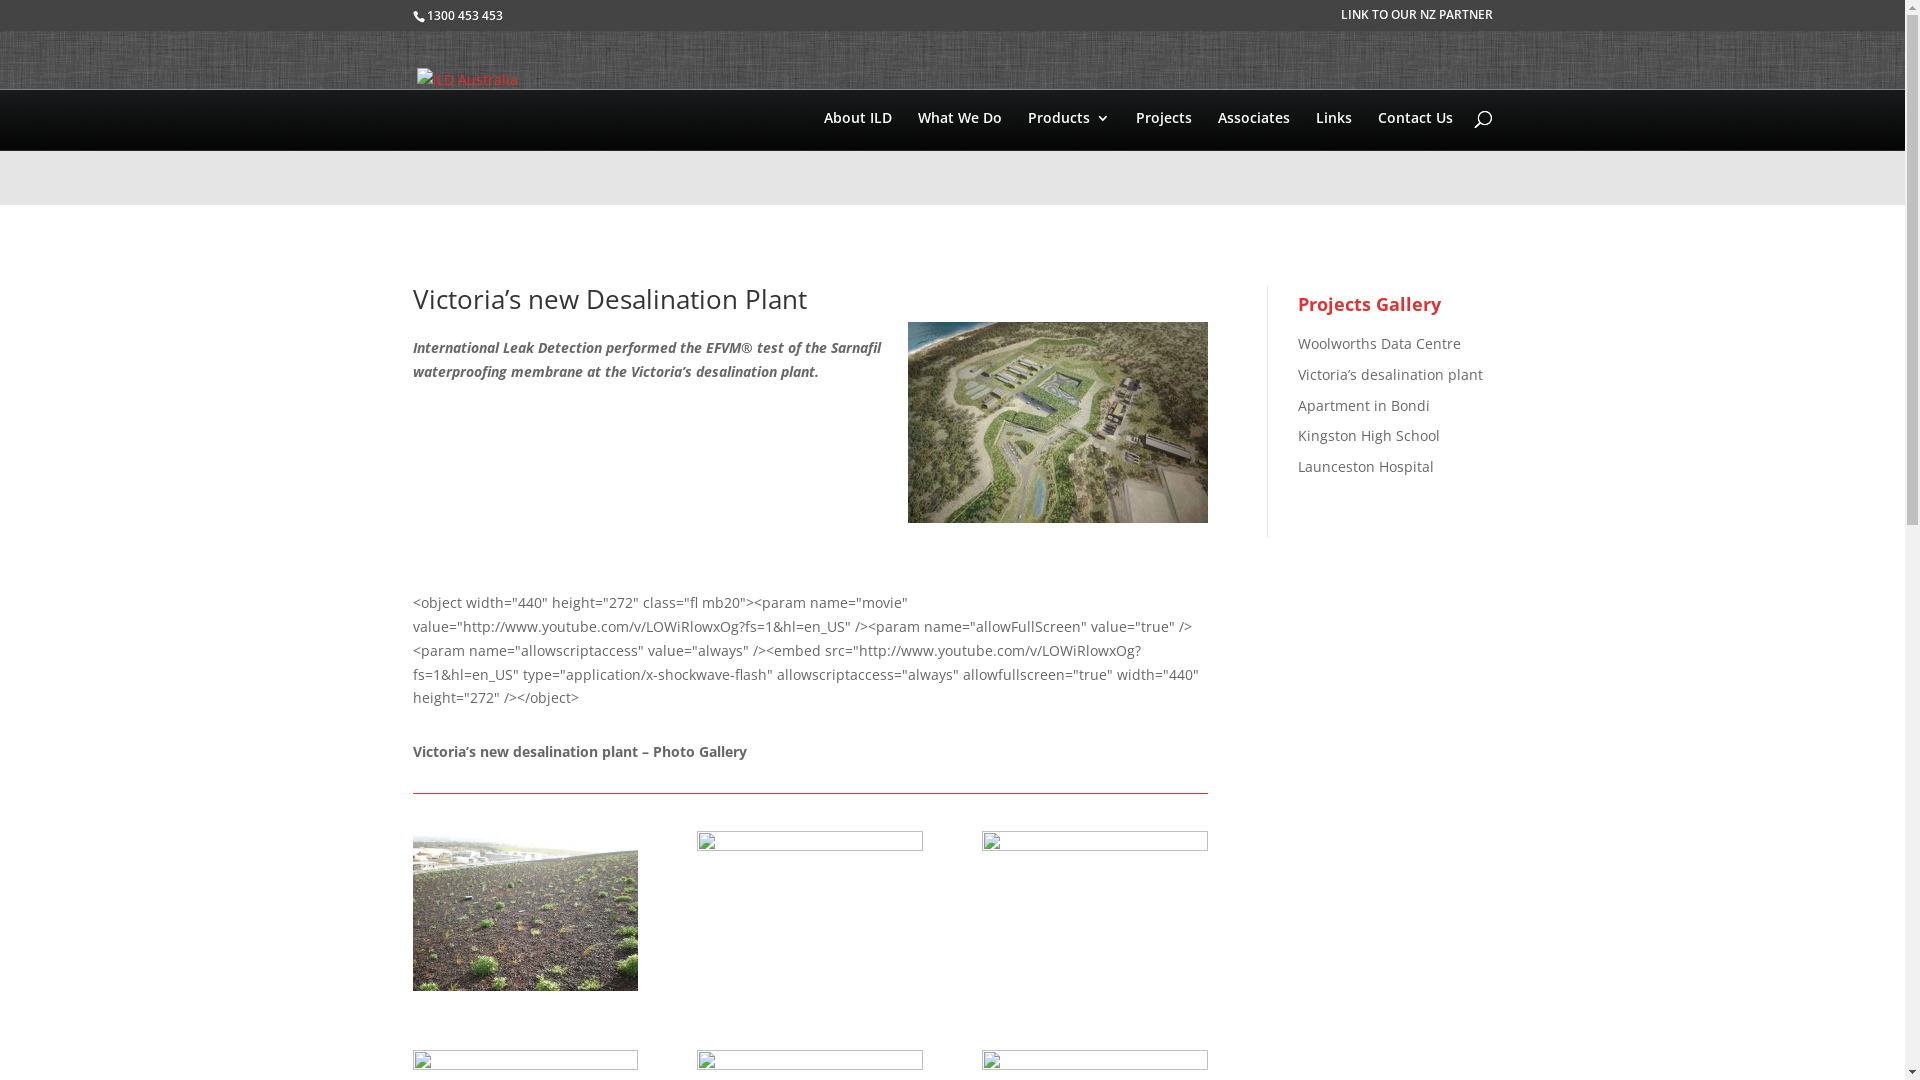  I want to click on 'desal-02', so click(1093, 990).